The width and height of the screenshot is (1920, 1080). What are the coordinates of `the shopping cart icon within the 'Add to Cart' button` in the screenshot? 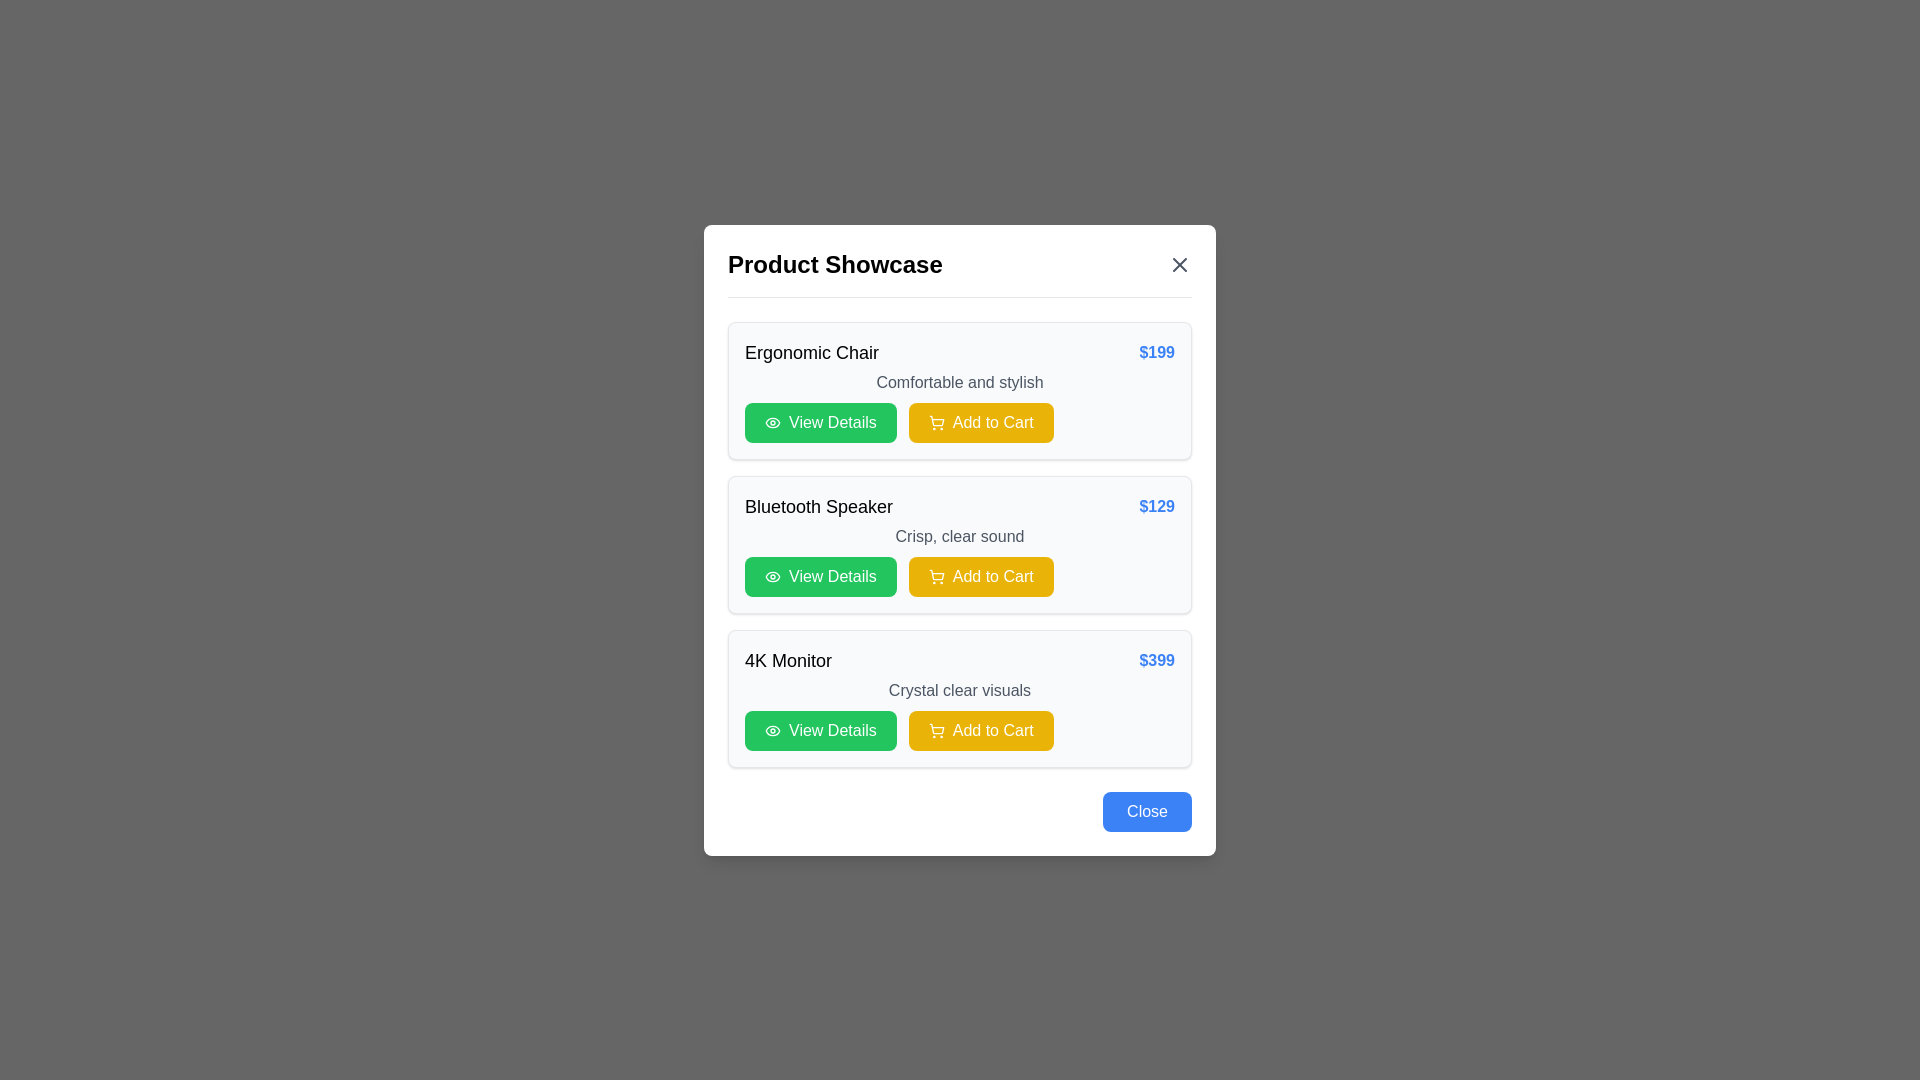 It's located at (935, 730).